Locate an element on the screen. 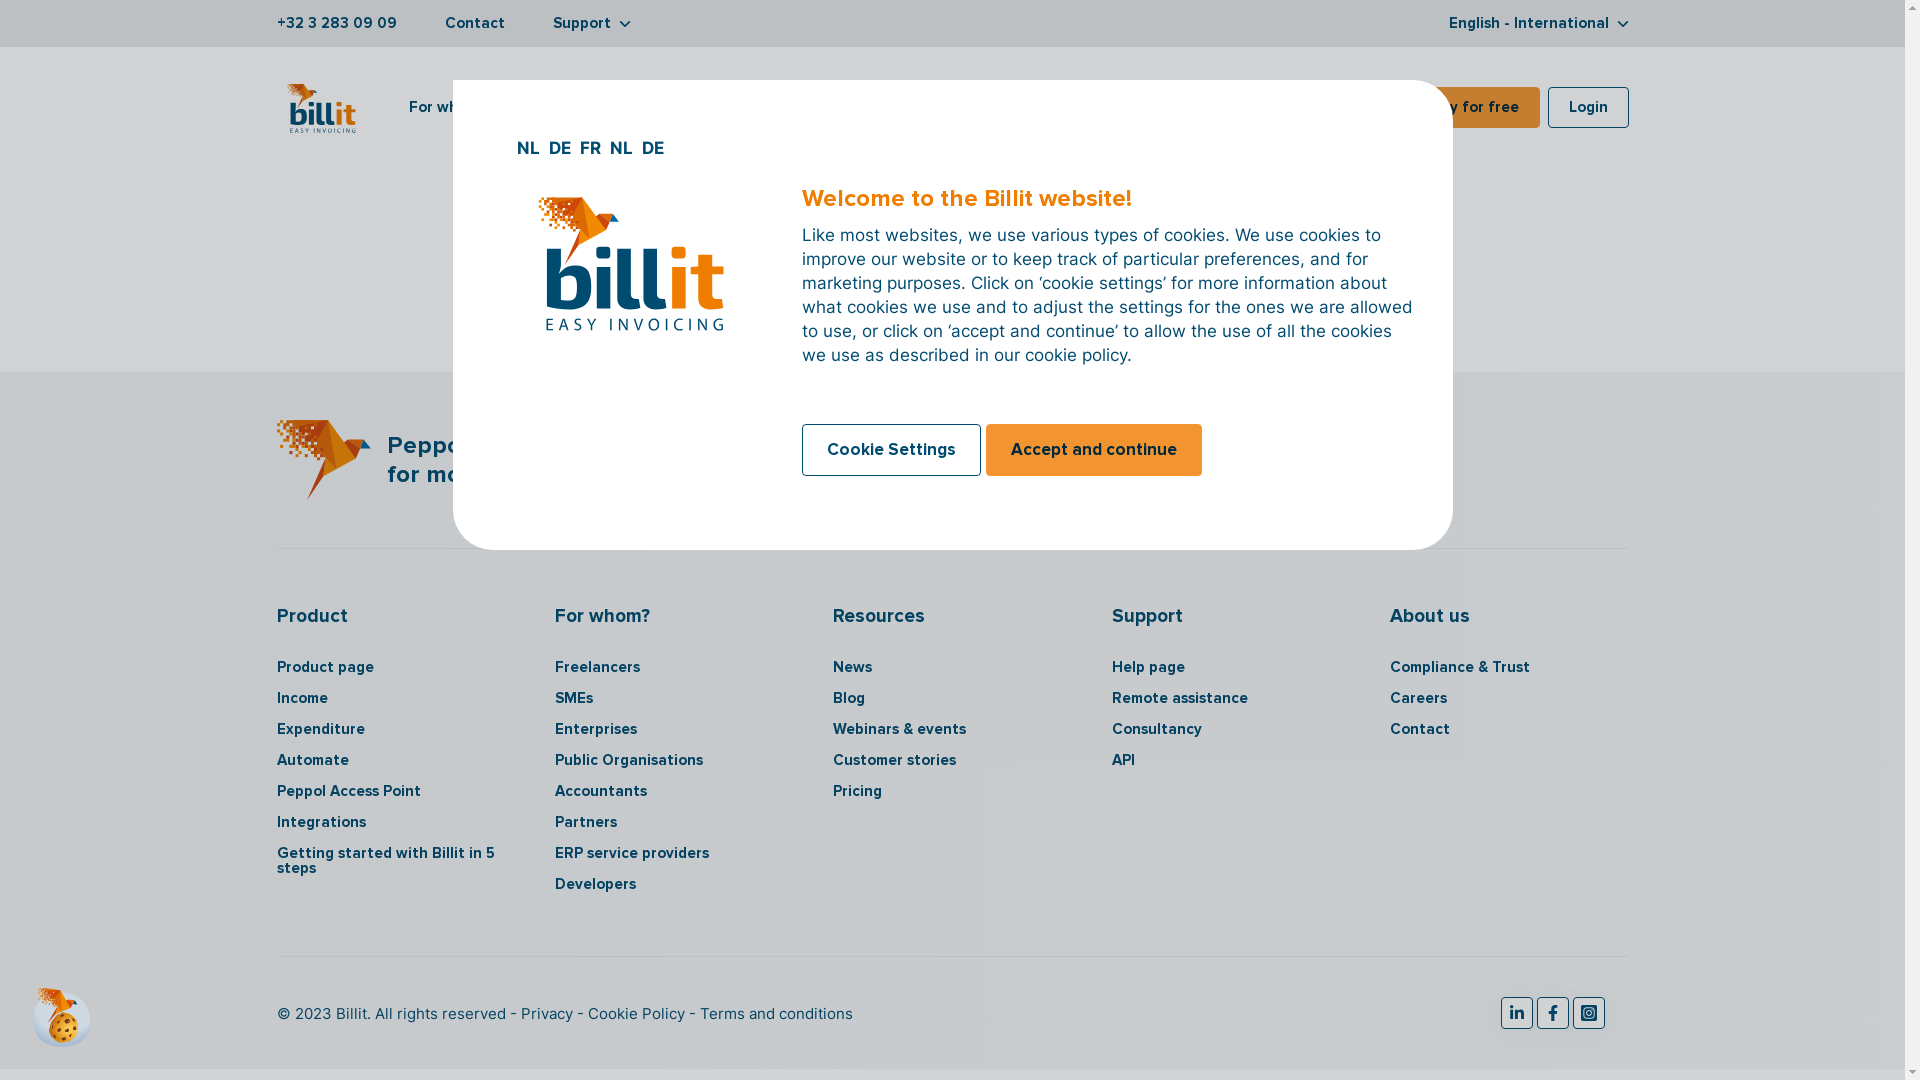 The image size is (1920, 1080). 'Integrations' is located at coordinates (274, 822).